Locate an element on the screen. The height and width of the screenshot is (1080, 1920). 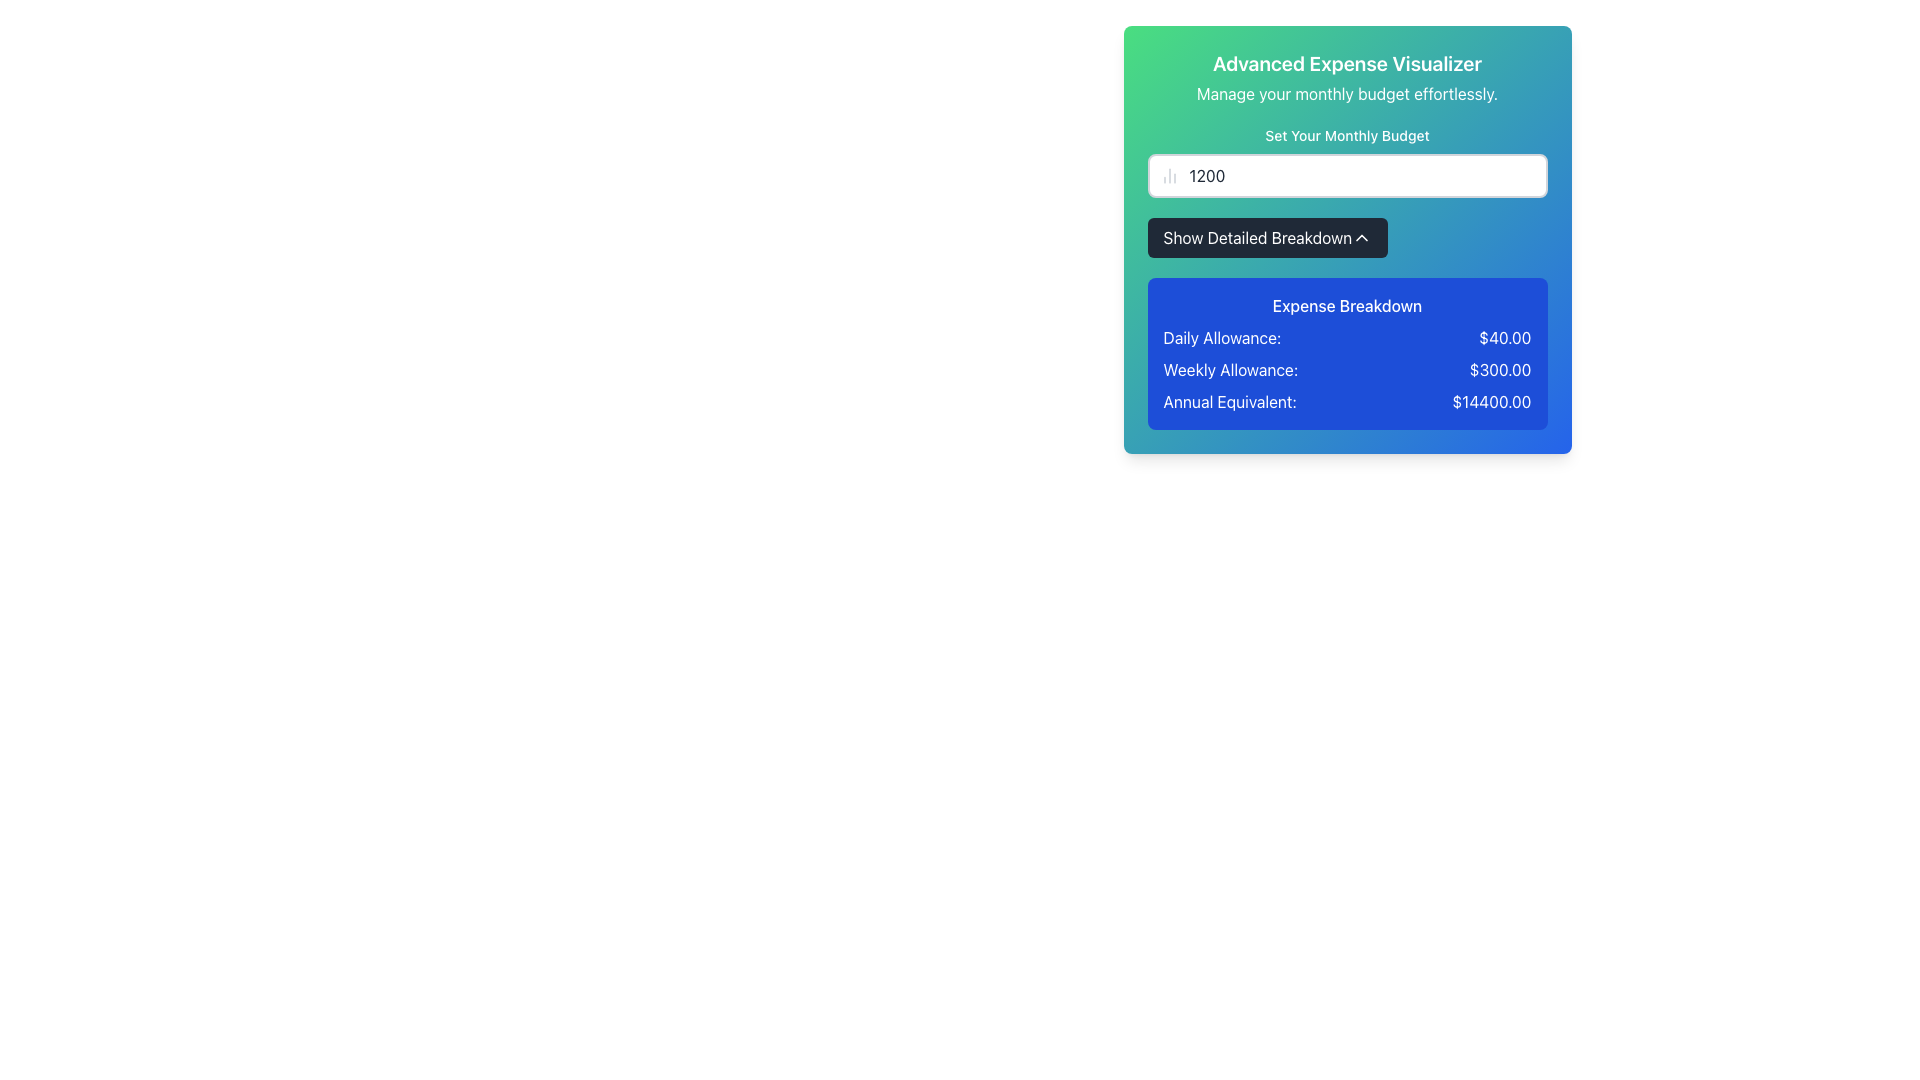
the text label that reads 'Manage your monthly budget effortlessly.' which is styled in white against a gradient background, located below 'Advanced Expense Visualizer' and above 'Set Your Monthly Budget.' is located at coordinates (1347, 93).